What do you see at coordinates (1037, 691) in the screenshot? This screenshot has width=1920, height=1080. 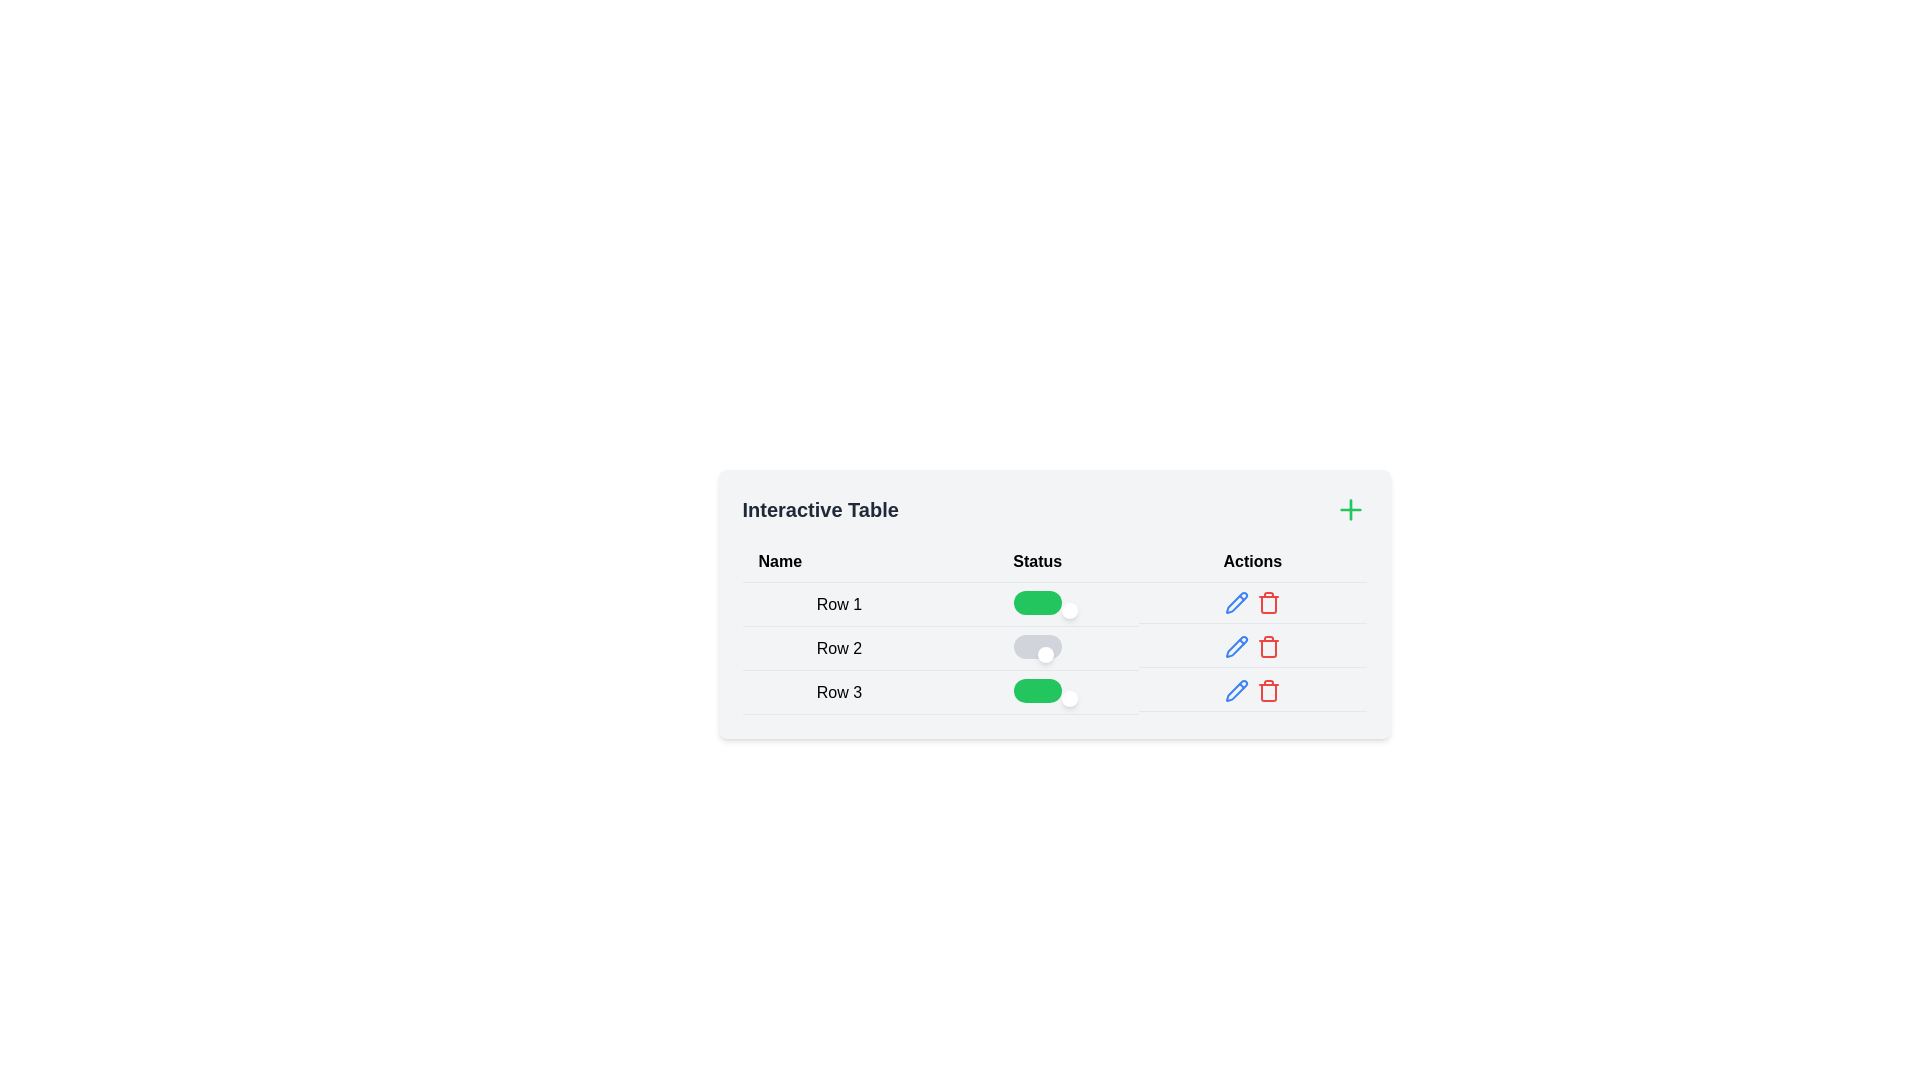 I see `on the toggle switch located in the third row under the 'Status' column` at bounding box center [1037, 691].